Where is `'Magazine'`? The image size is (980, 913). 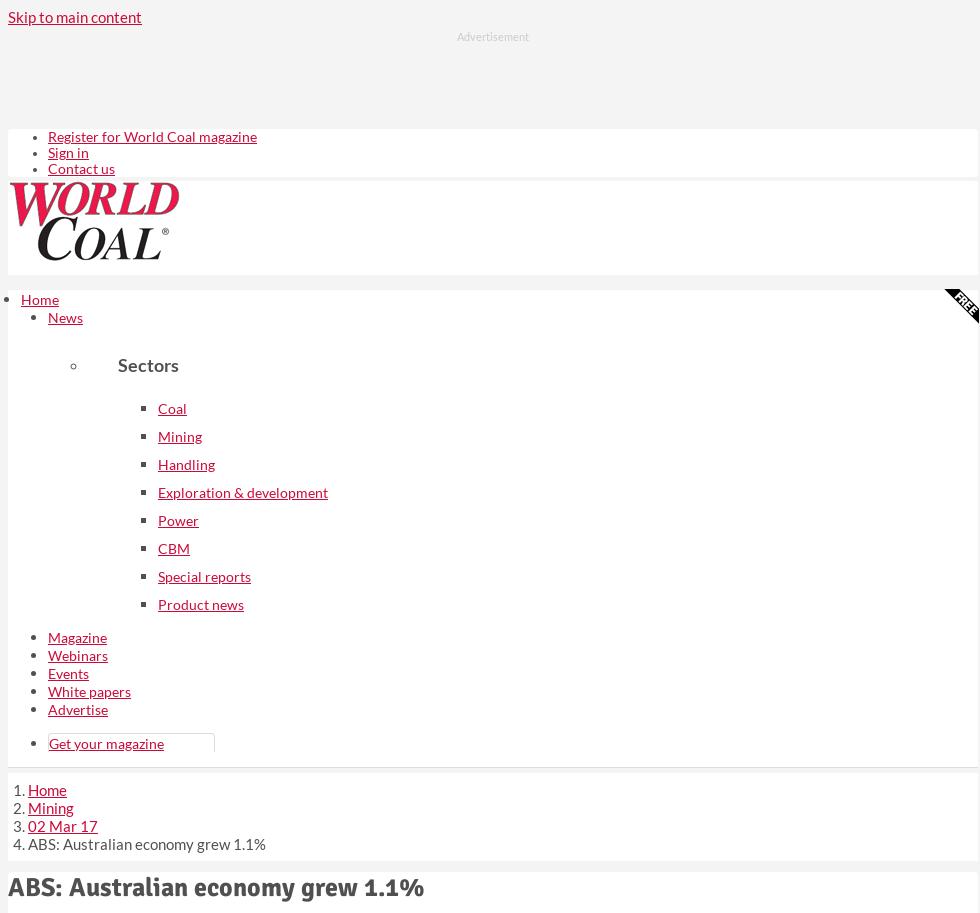
'Magazine' is located at coordinates (77, 635).